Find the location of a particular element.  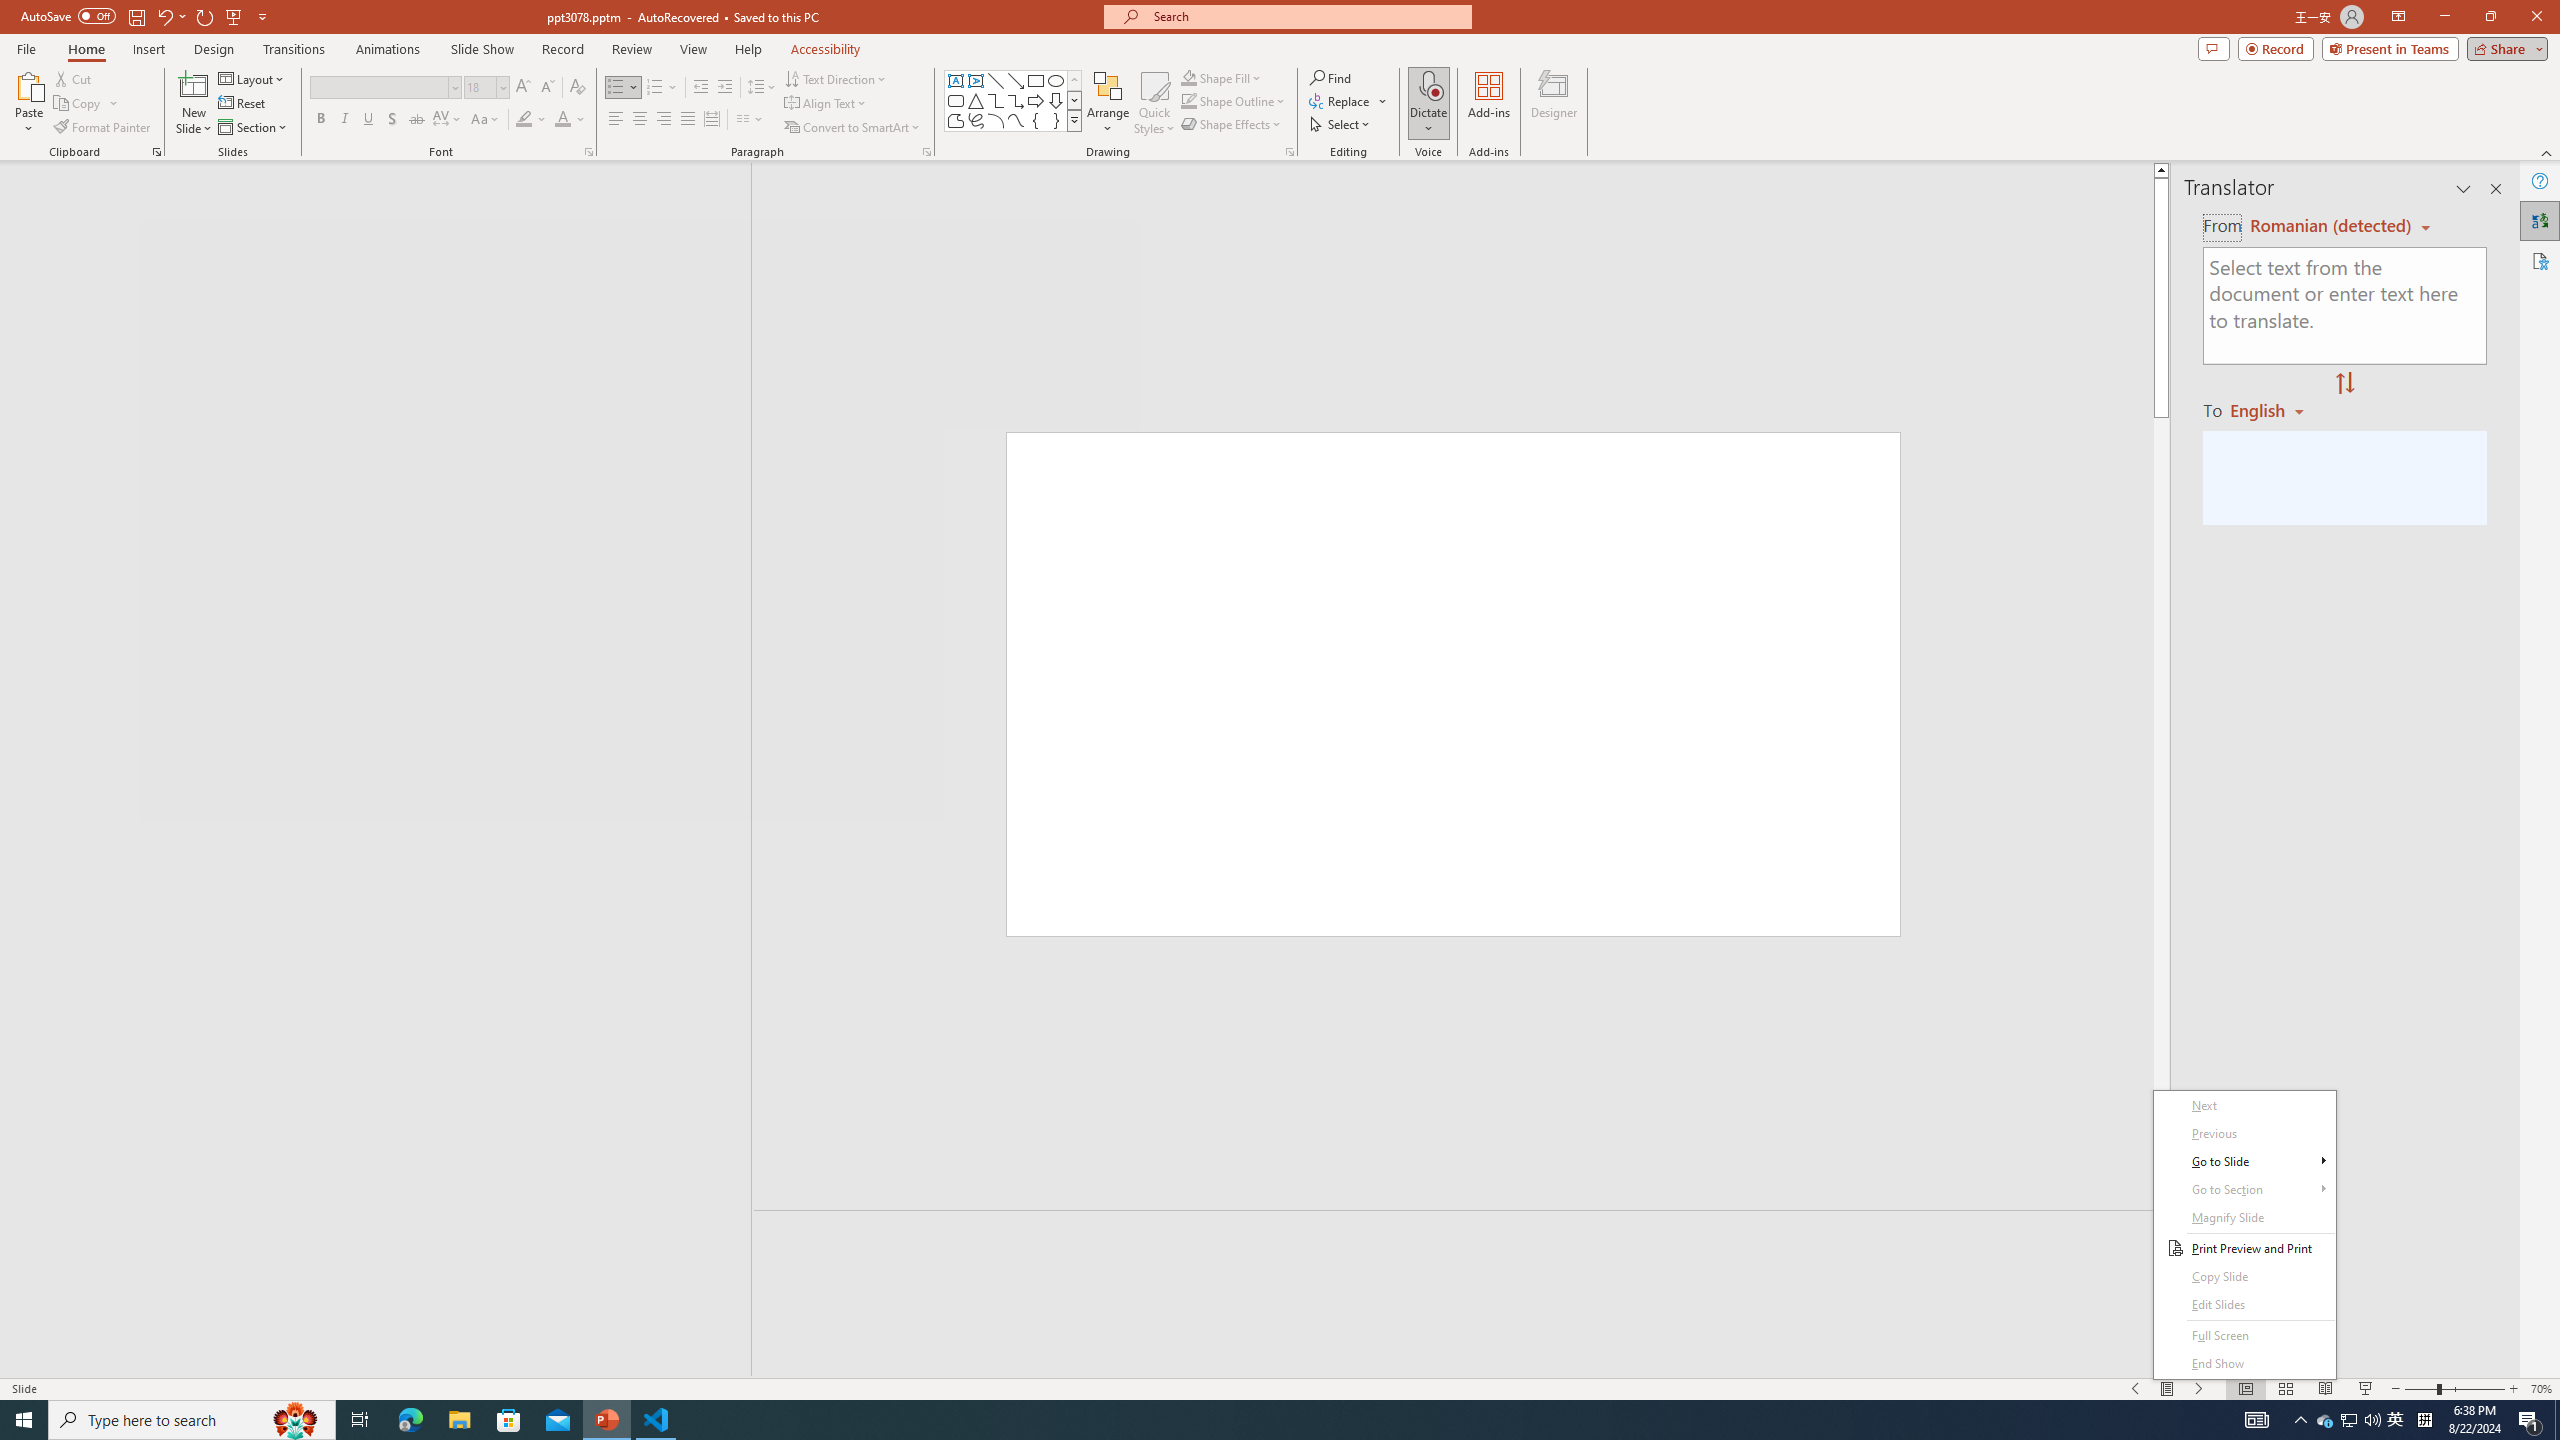

'Zoom 70%' is located at coordinates (2541, 1389).